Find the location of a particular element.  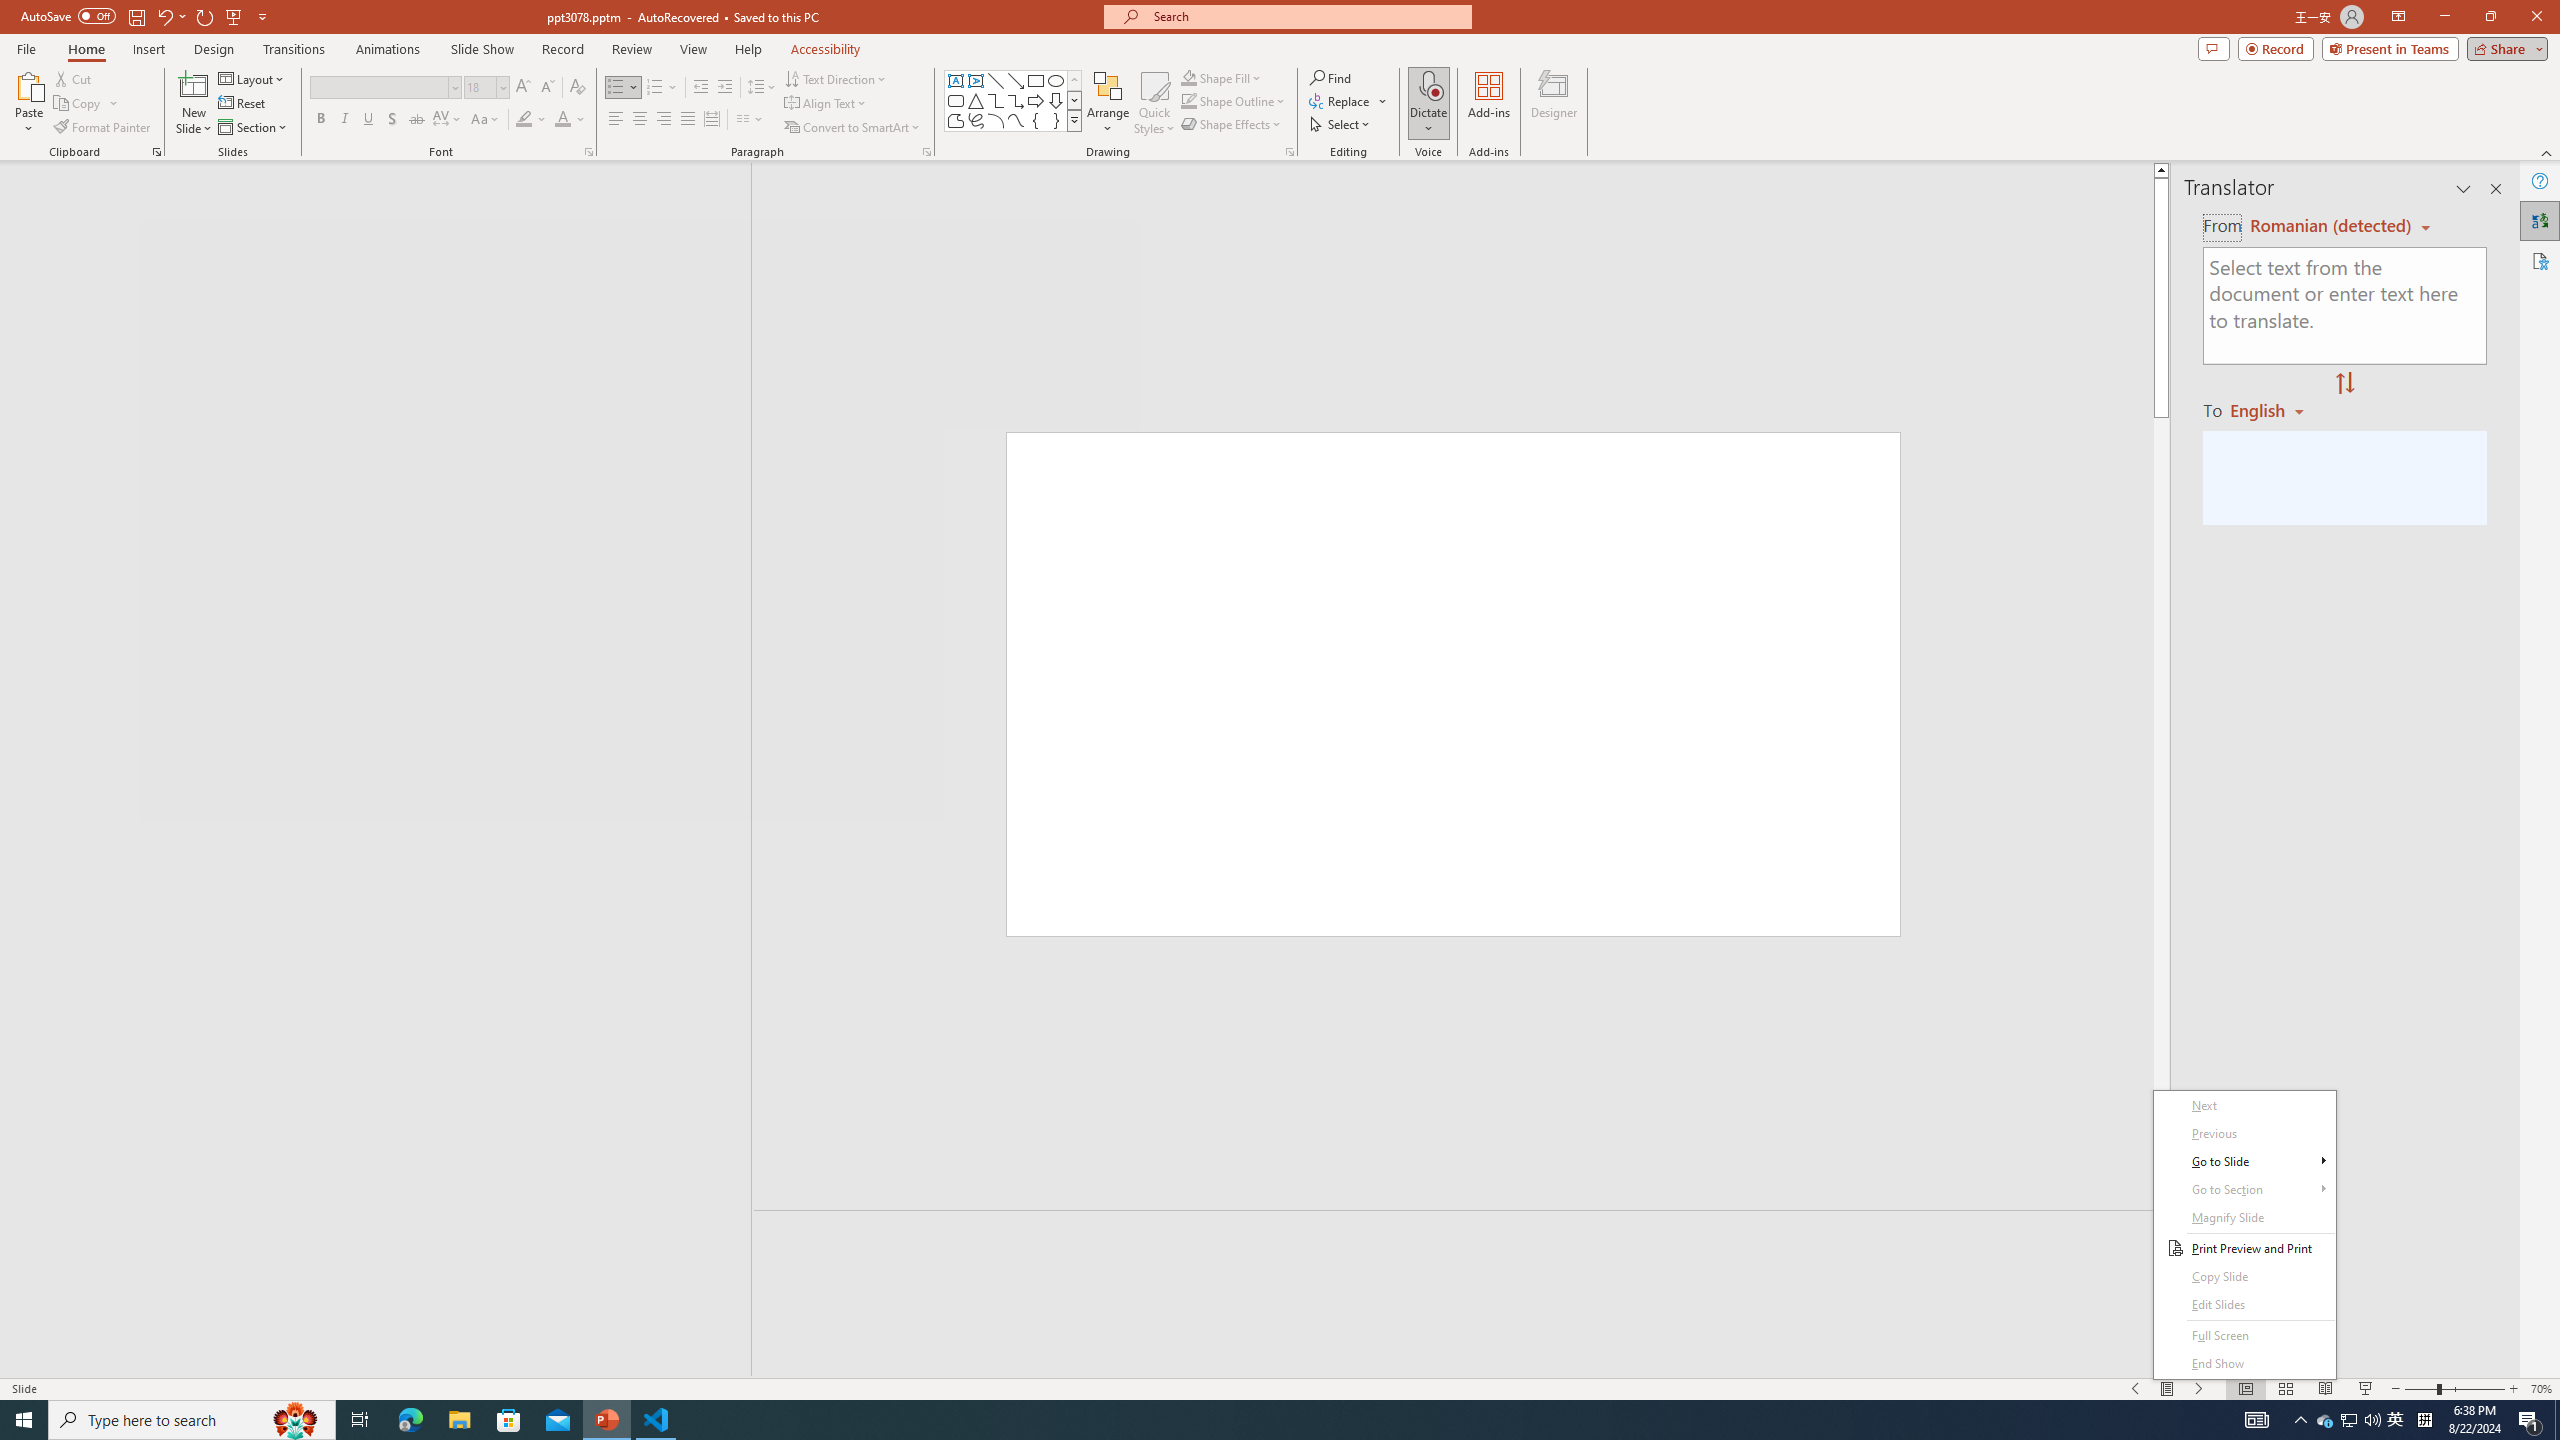

'Zoom 70%' is located at coordinates (2541, 1389).